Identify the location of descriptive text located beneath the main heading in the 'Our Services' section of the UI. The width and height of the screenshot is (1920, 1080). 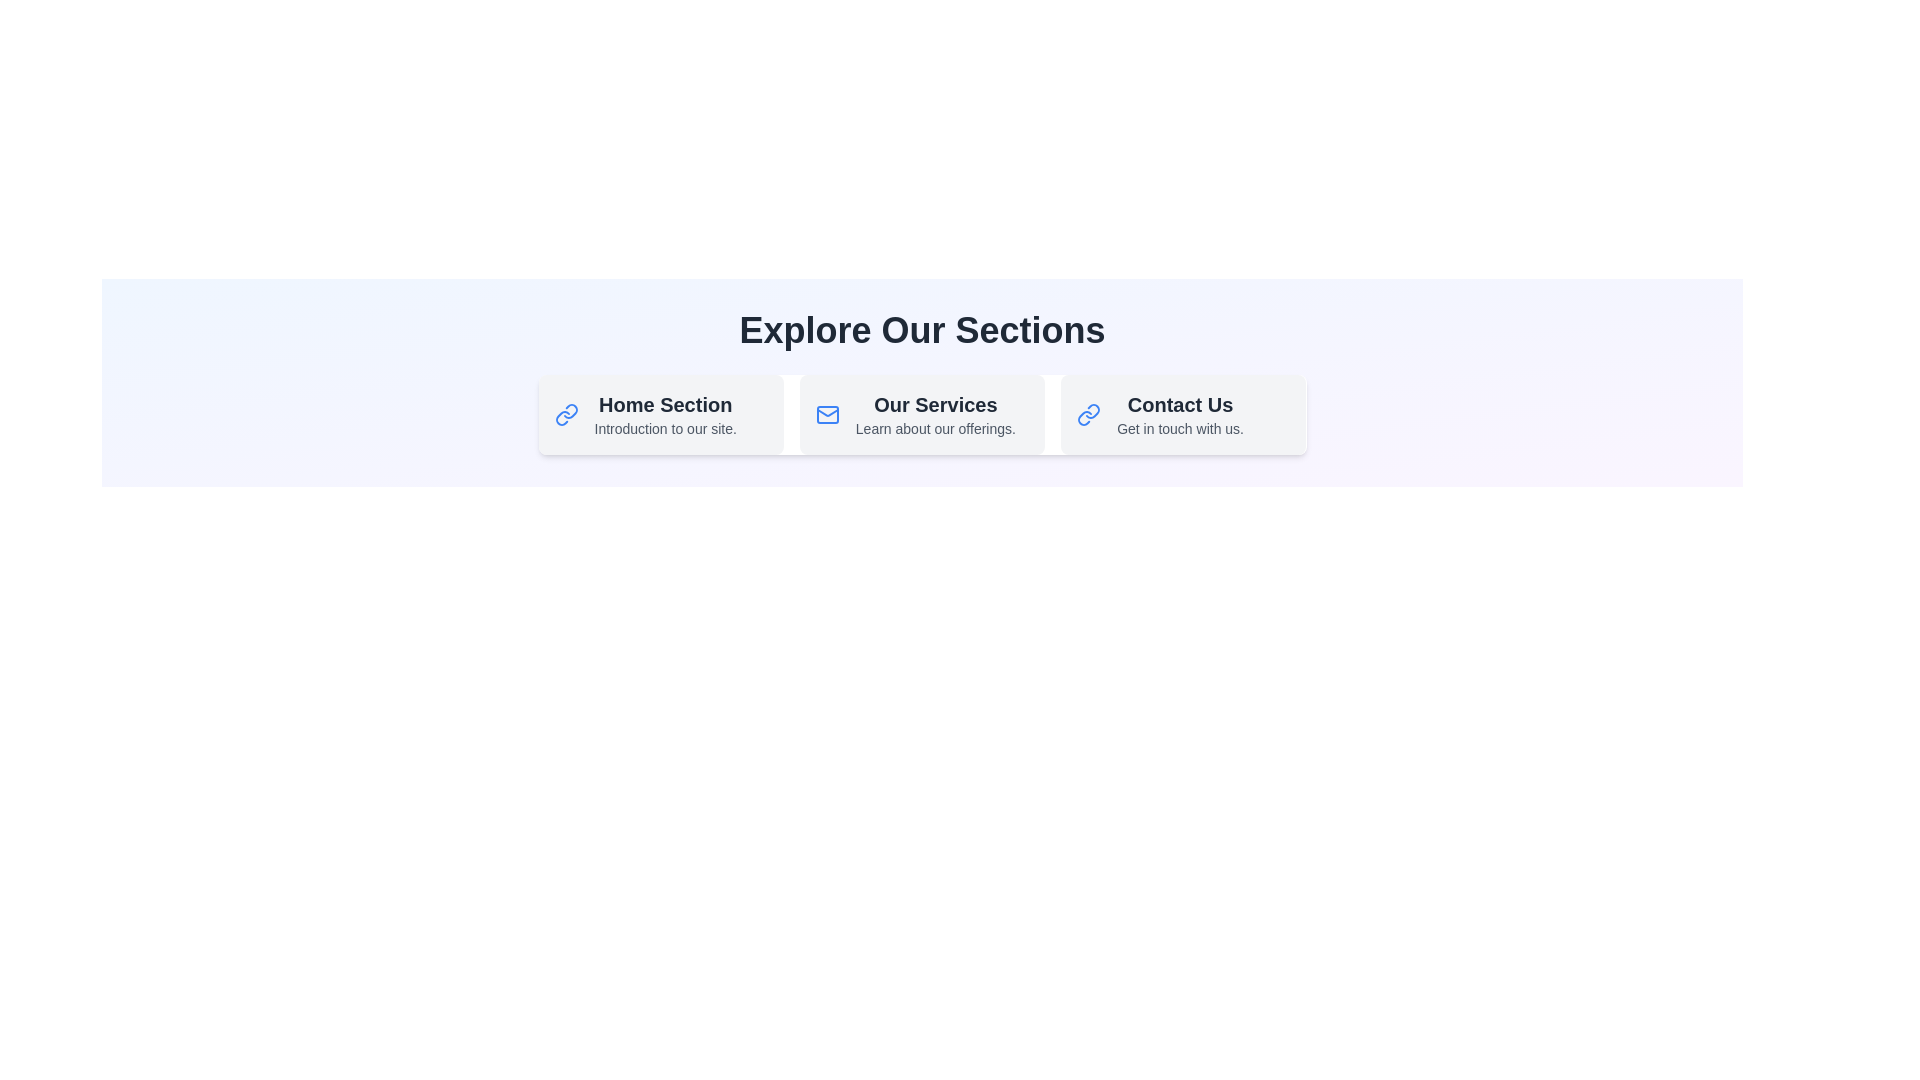
(934, 427).